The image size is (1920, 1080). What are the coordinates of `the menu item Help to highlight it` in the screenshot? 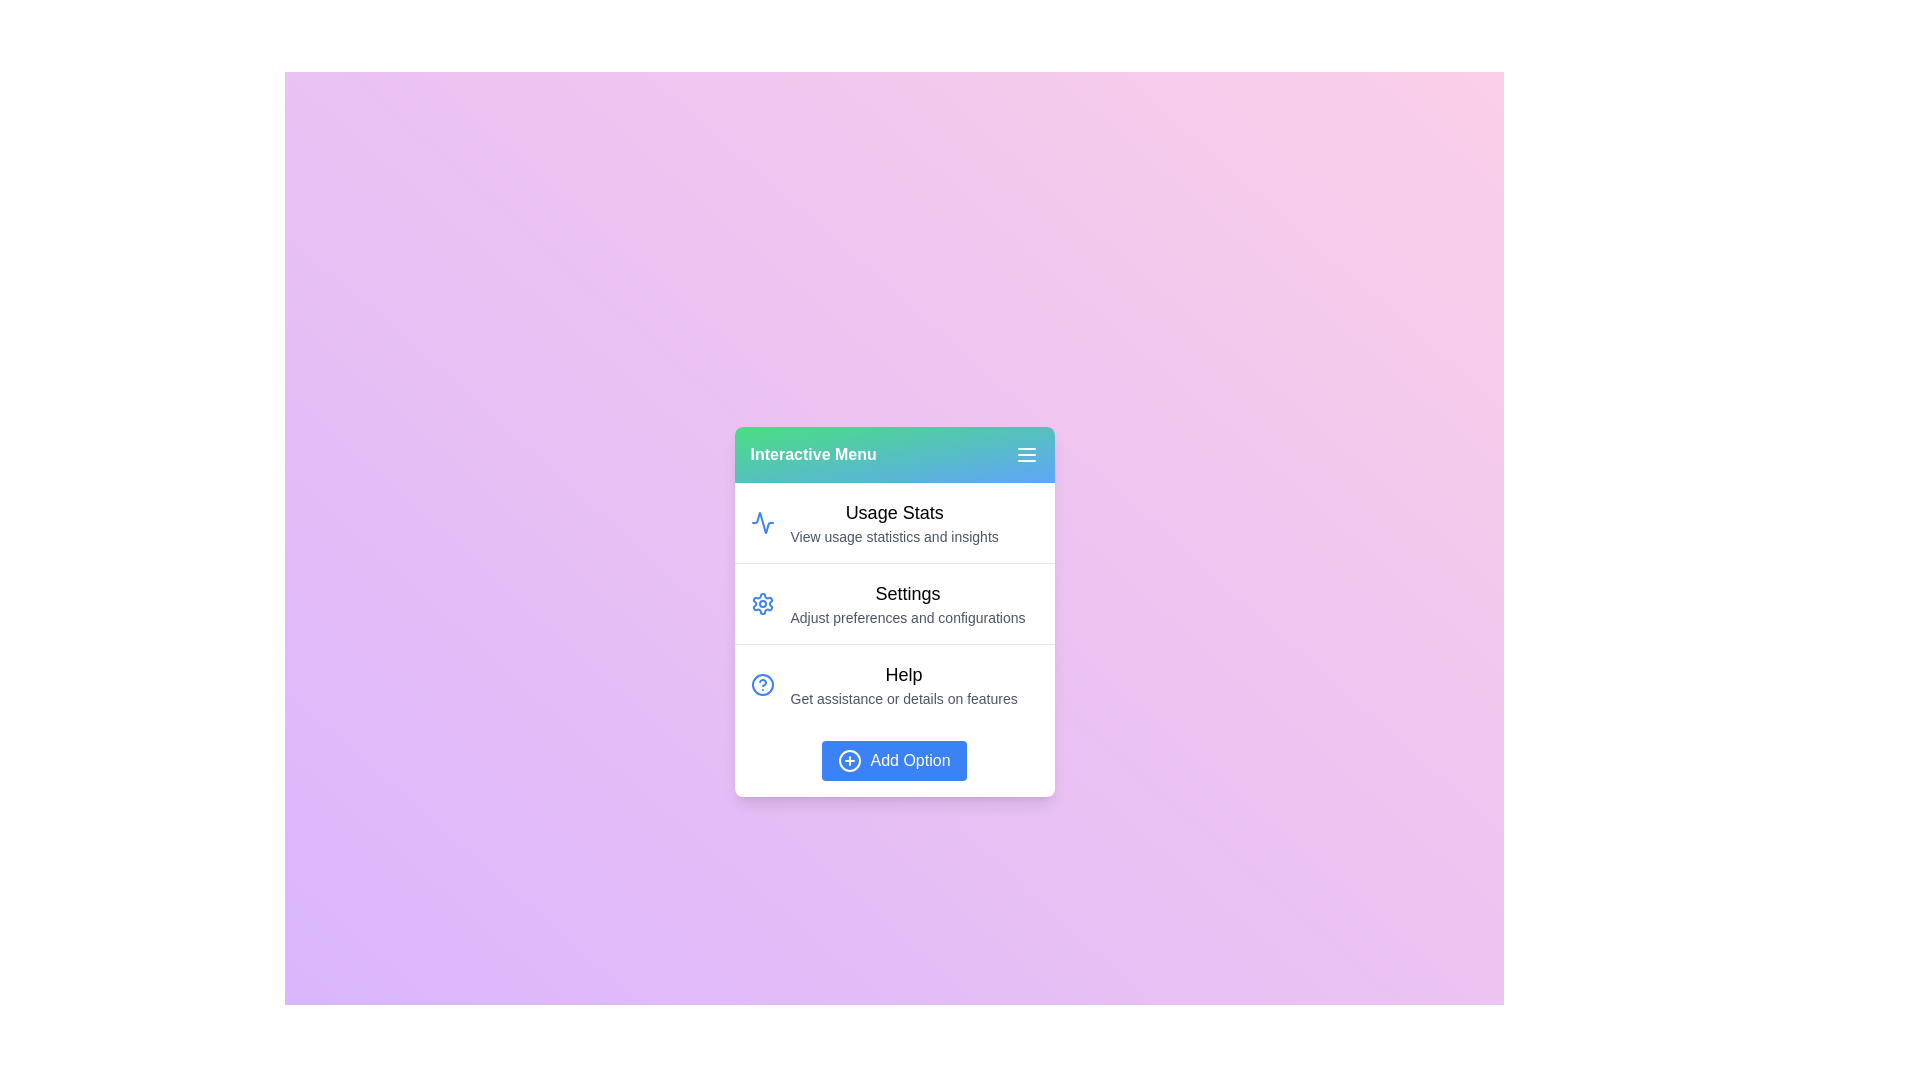 It's located at (893, 684).